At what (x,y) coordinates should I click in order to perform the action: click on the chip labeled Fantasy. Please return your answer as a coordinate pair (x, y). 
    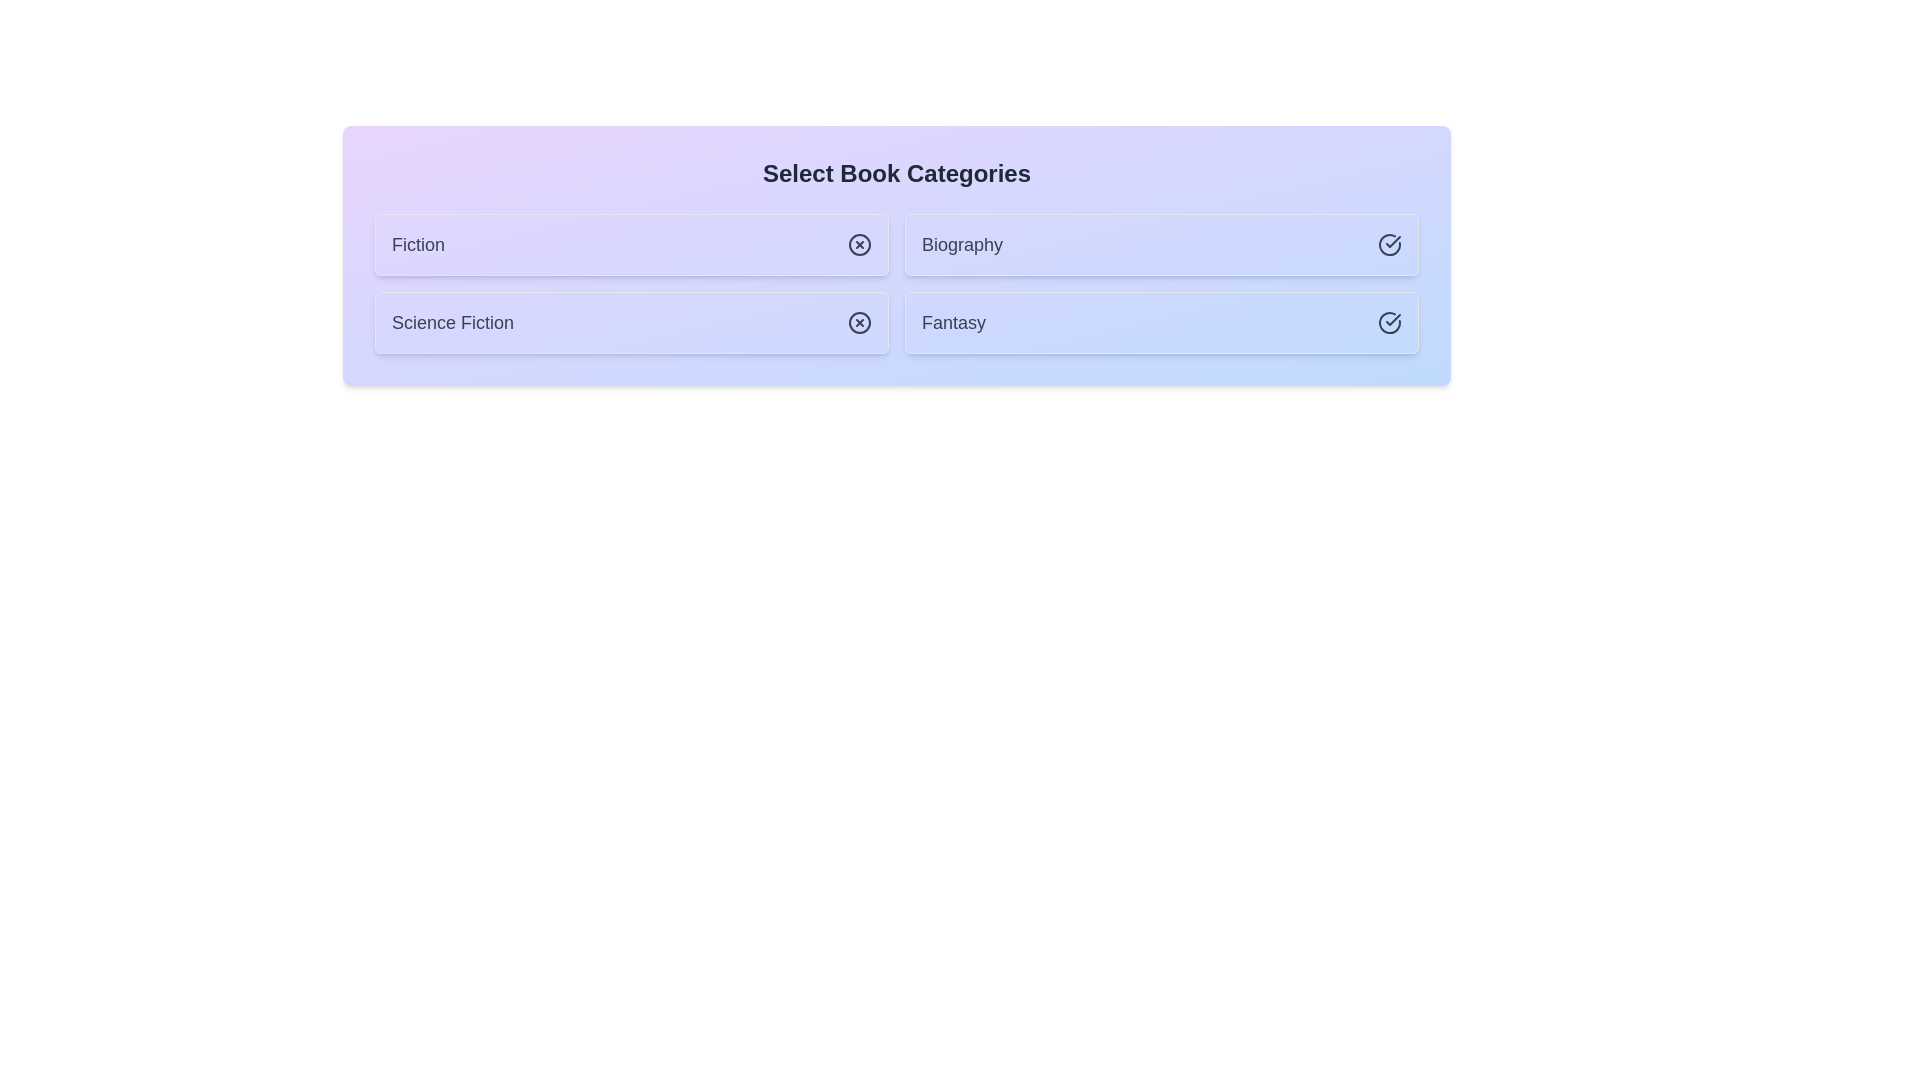
    Looking at the image, I should click on (1161, 322).